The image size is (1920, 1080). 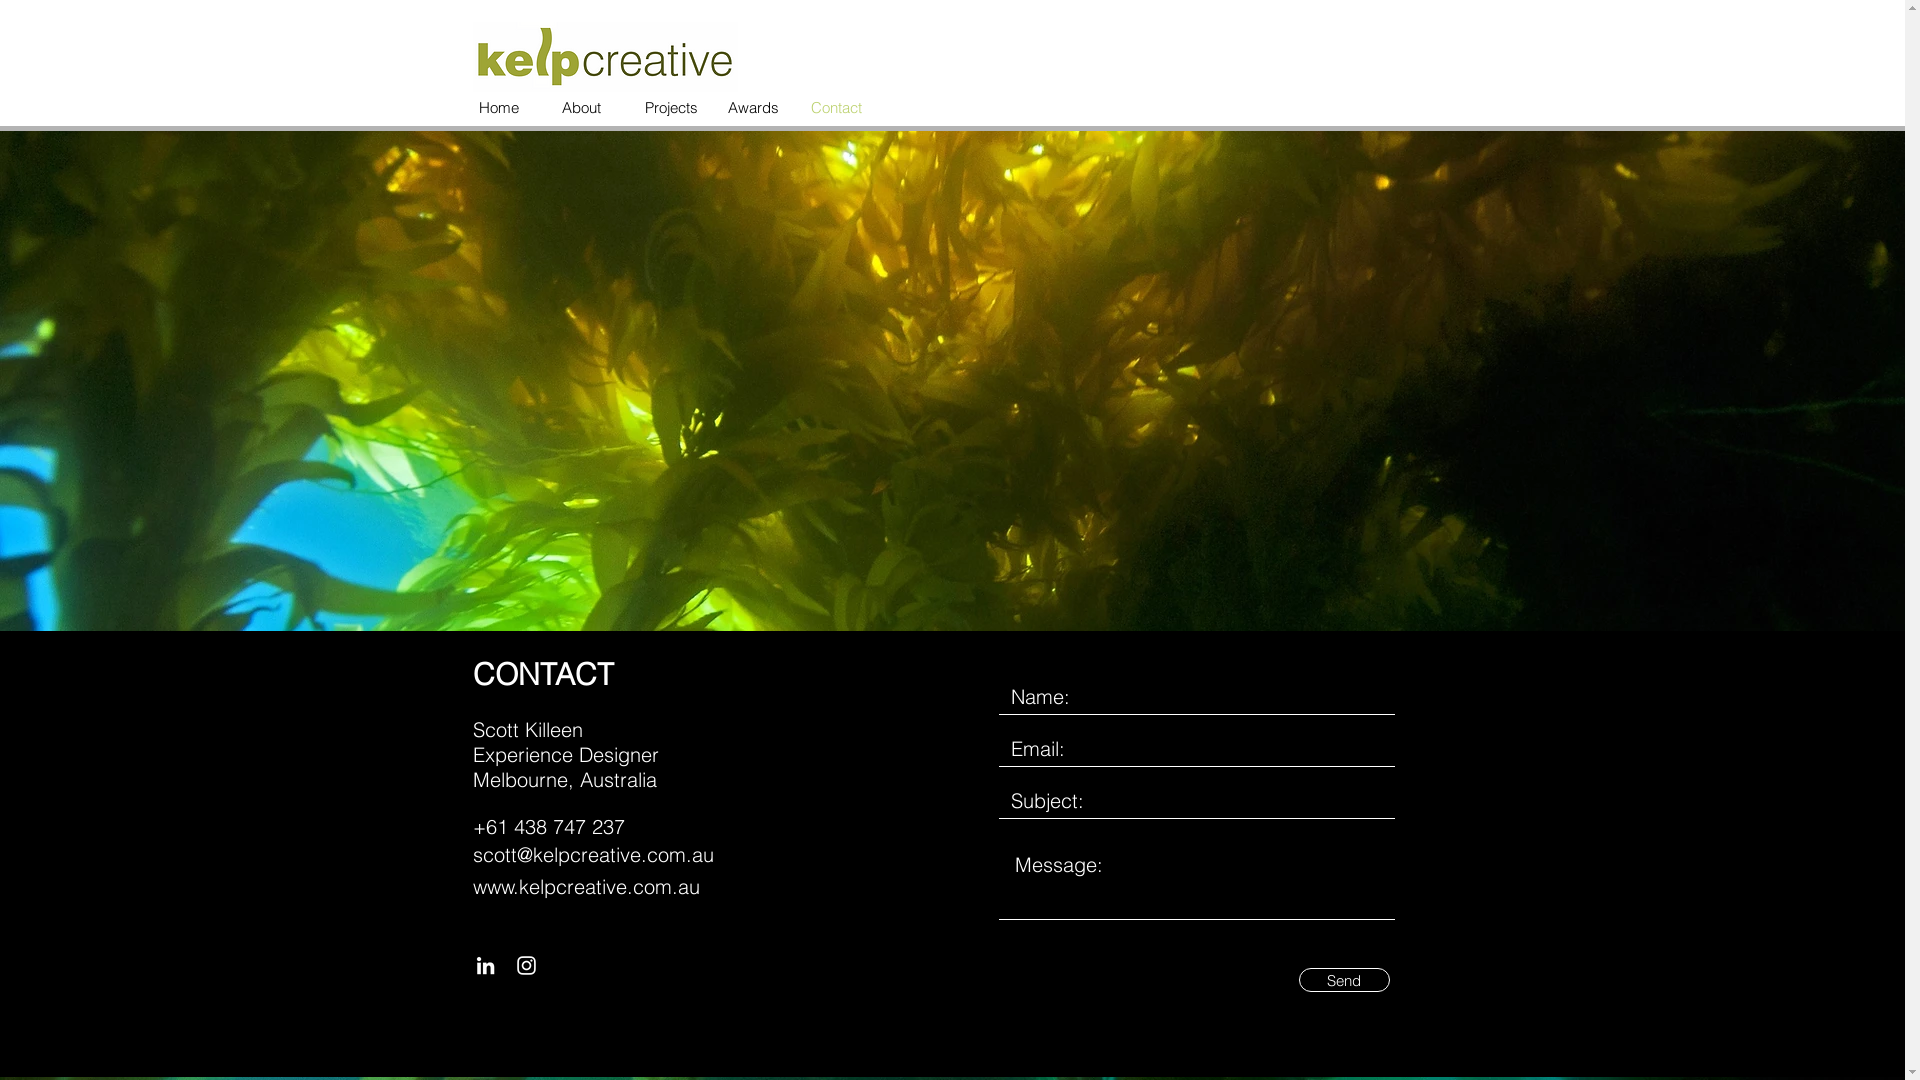 I want to click on 'Contact', so click(x=837, y=108).